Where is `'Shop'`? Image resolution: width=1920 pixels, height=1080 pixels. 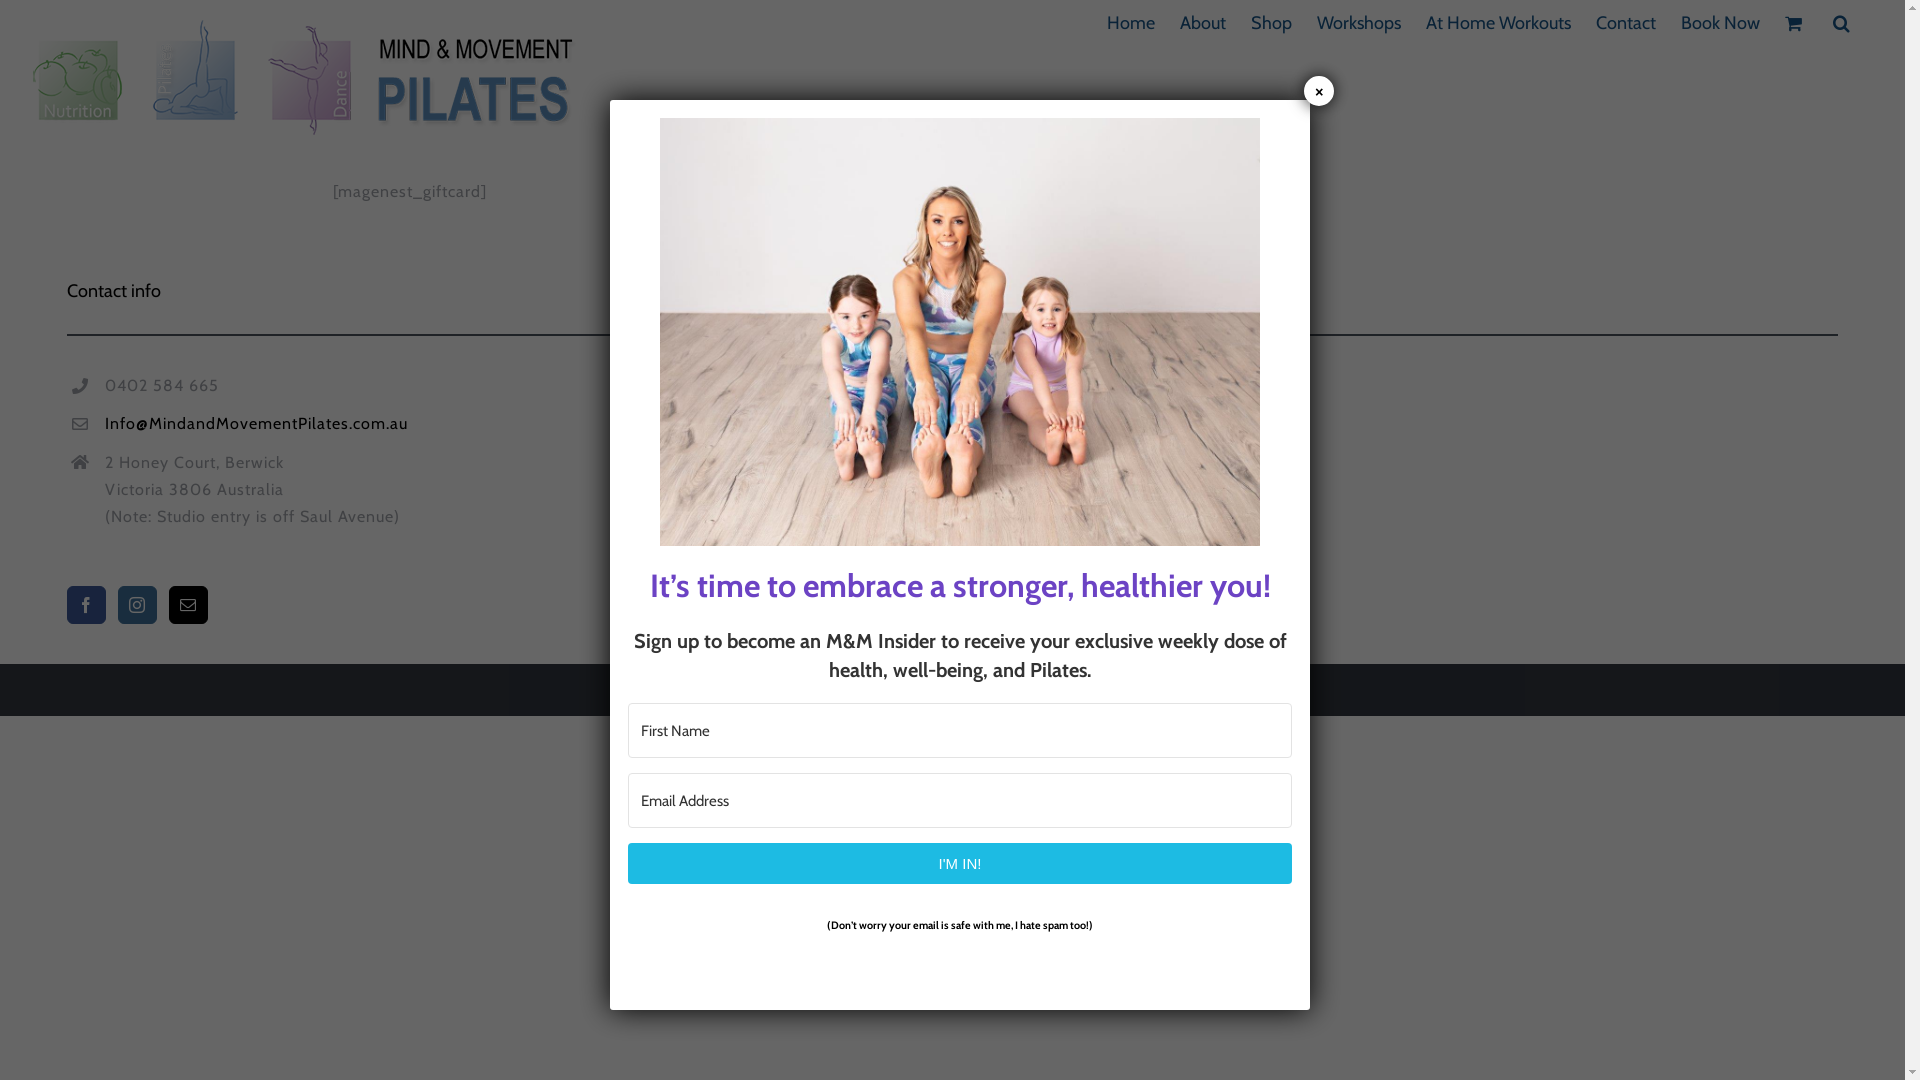 'Shop' is located at coordinates (1250, 22).